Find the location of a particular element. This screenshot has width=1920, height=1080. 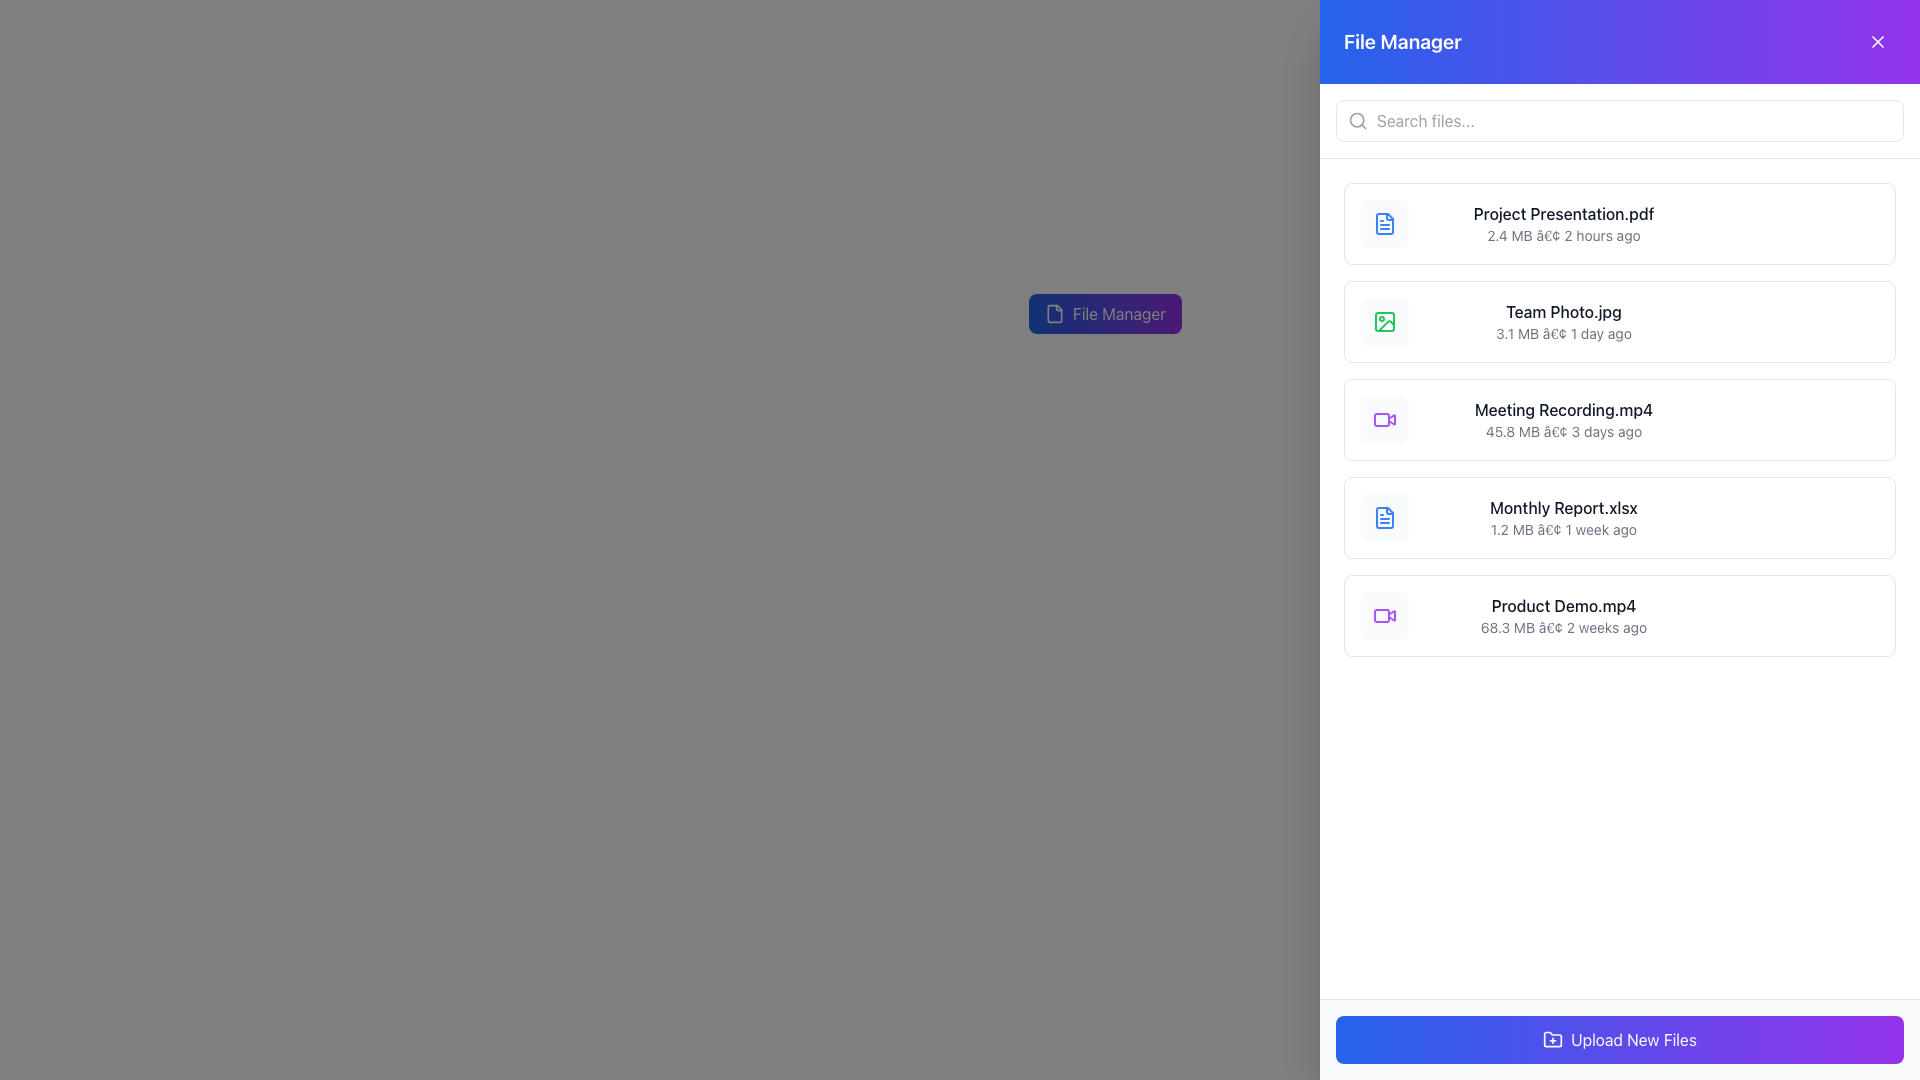

the file type indicator icon representing the video file associated with 'Product Demo.mp4', located on the left side of the file entry in the file manager is located at coordinates (1384, 615).